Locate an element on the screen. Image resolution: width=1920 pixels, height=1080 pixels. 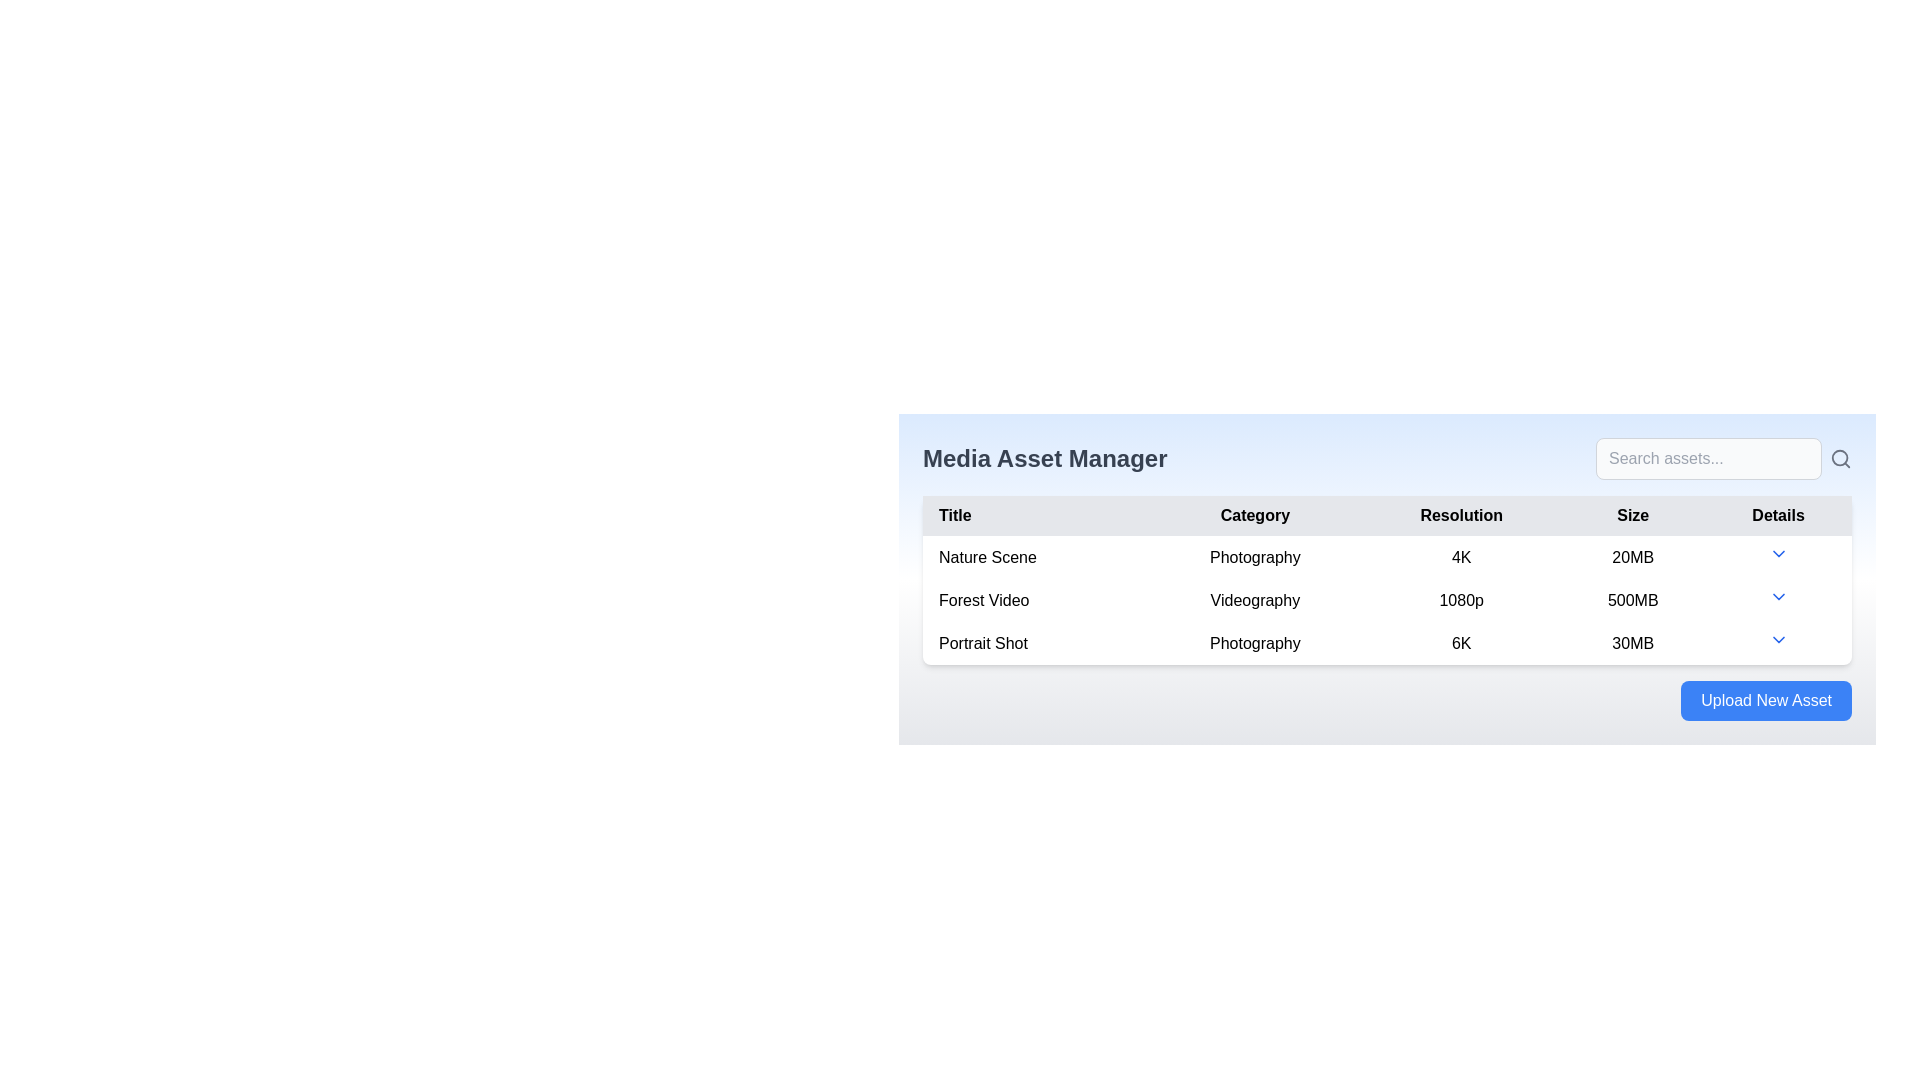
the Dropdown trigger icon in the 'Details' column associated with the 'Forest Video' entry is located at coordinates (1778, 599).